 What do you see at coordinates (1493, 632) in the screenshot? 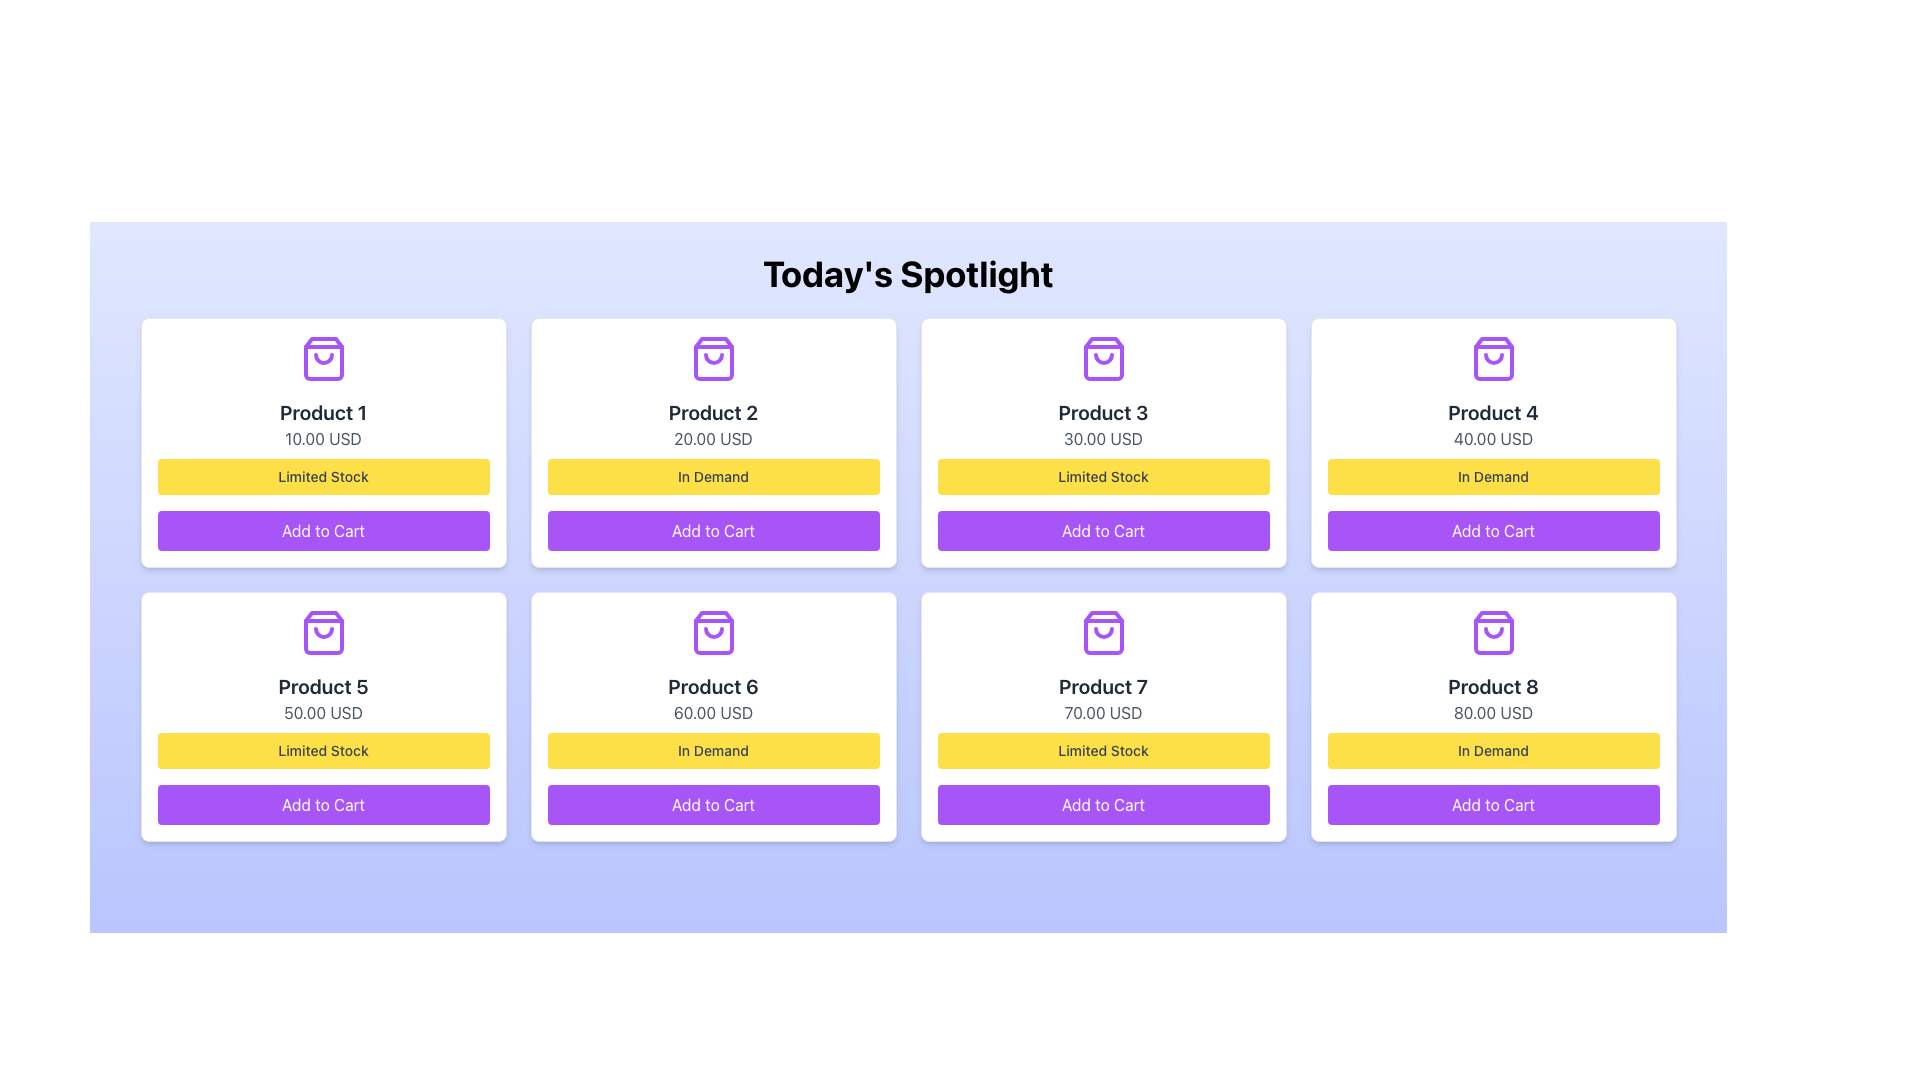
I see `the shopping bag icon located in the bottom-right corner of the eighth product card in the grid layout, which serves as a visual identifier for shopping-related actions` at bounding box center [1493, 632].